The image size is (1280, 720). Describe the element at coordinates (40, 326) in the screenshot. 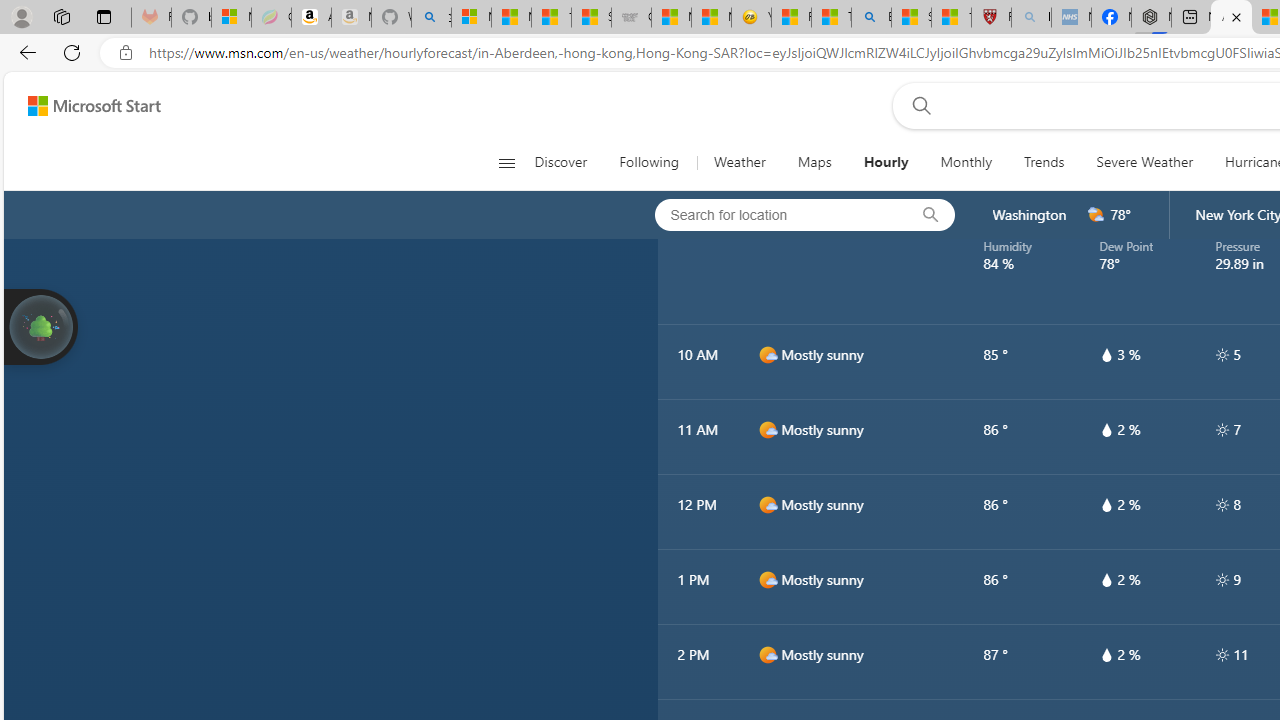

I see `'Join us in planting real trees to help our planet!'` at that location.